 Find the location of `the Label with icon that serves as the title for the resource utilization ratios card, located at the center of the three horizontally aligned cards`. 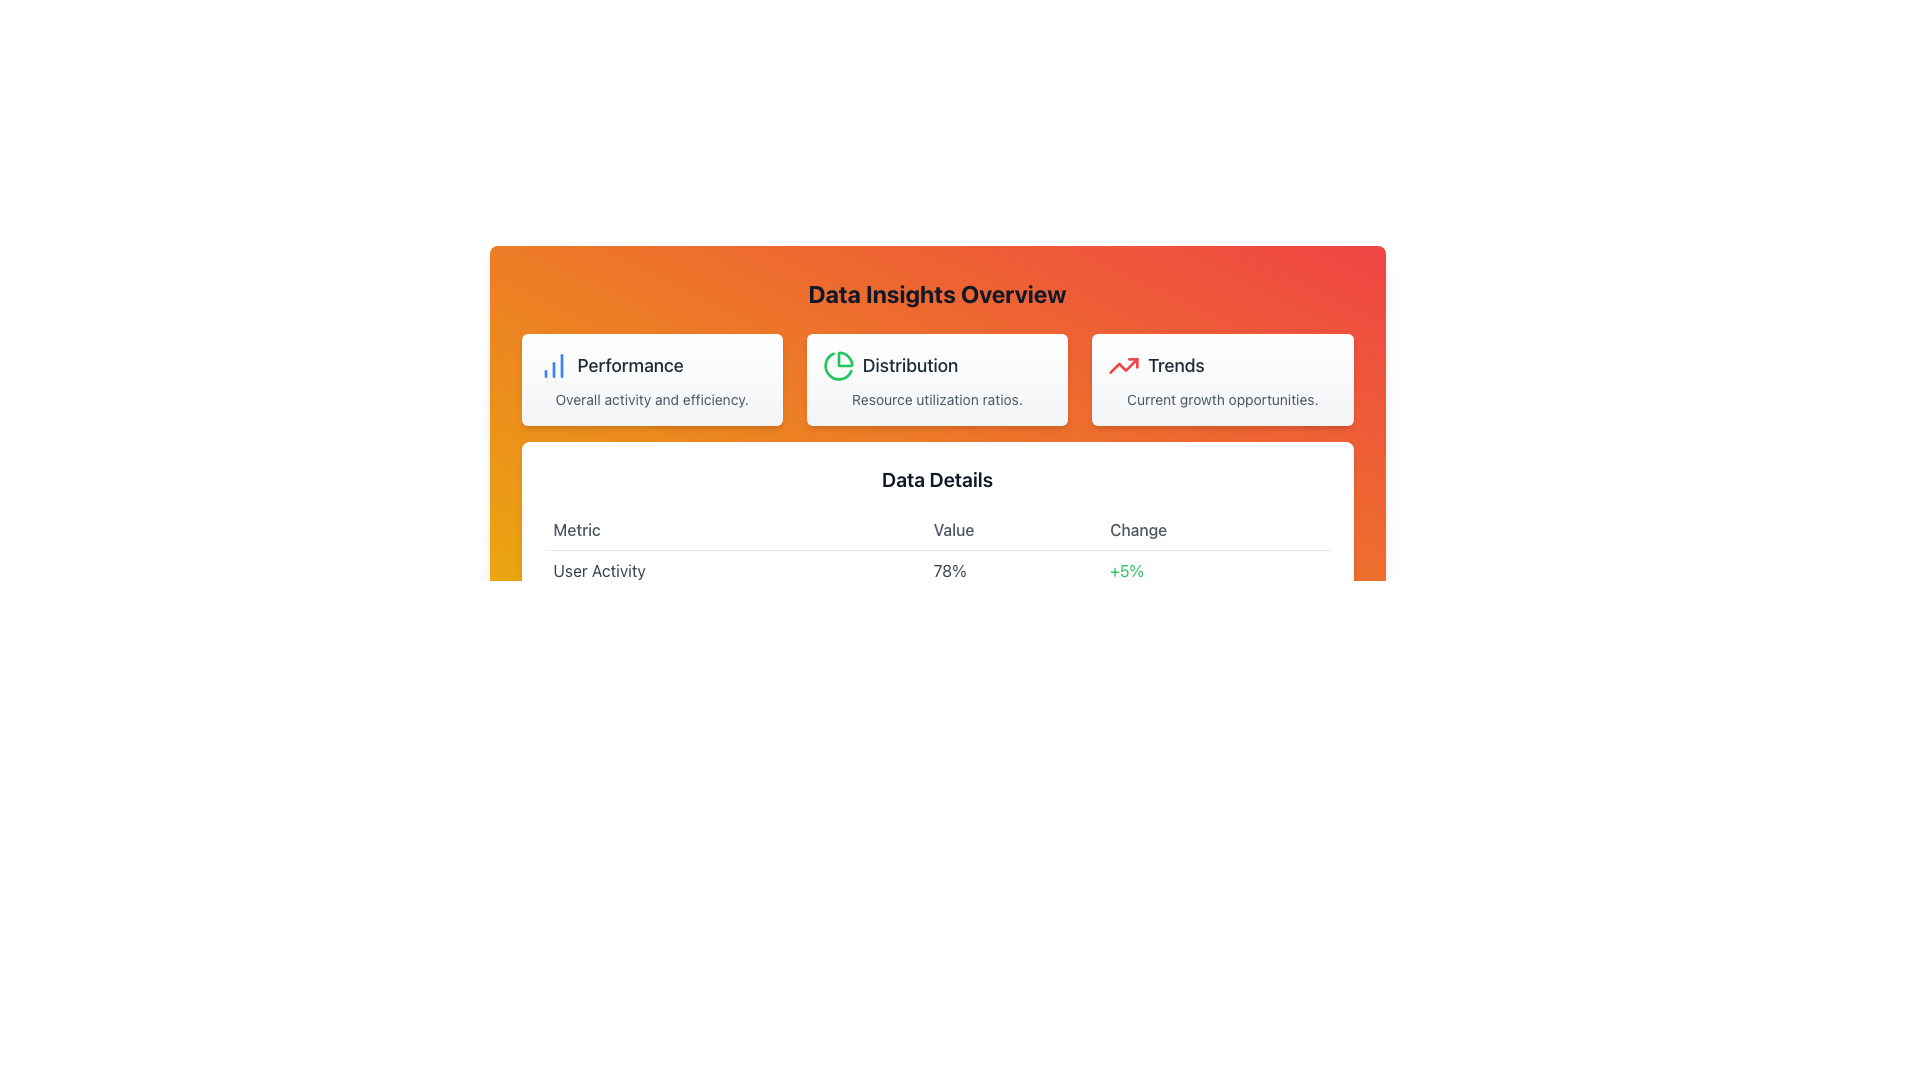

the Label with icon that serves as the title for the resource utilization ratios card, located at the center of the three horizontally aligned cards is located at coordinates (936, 366).